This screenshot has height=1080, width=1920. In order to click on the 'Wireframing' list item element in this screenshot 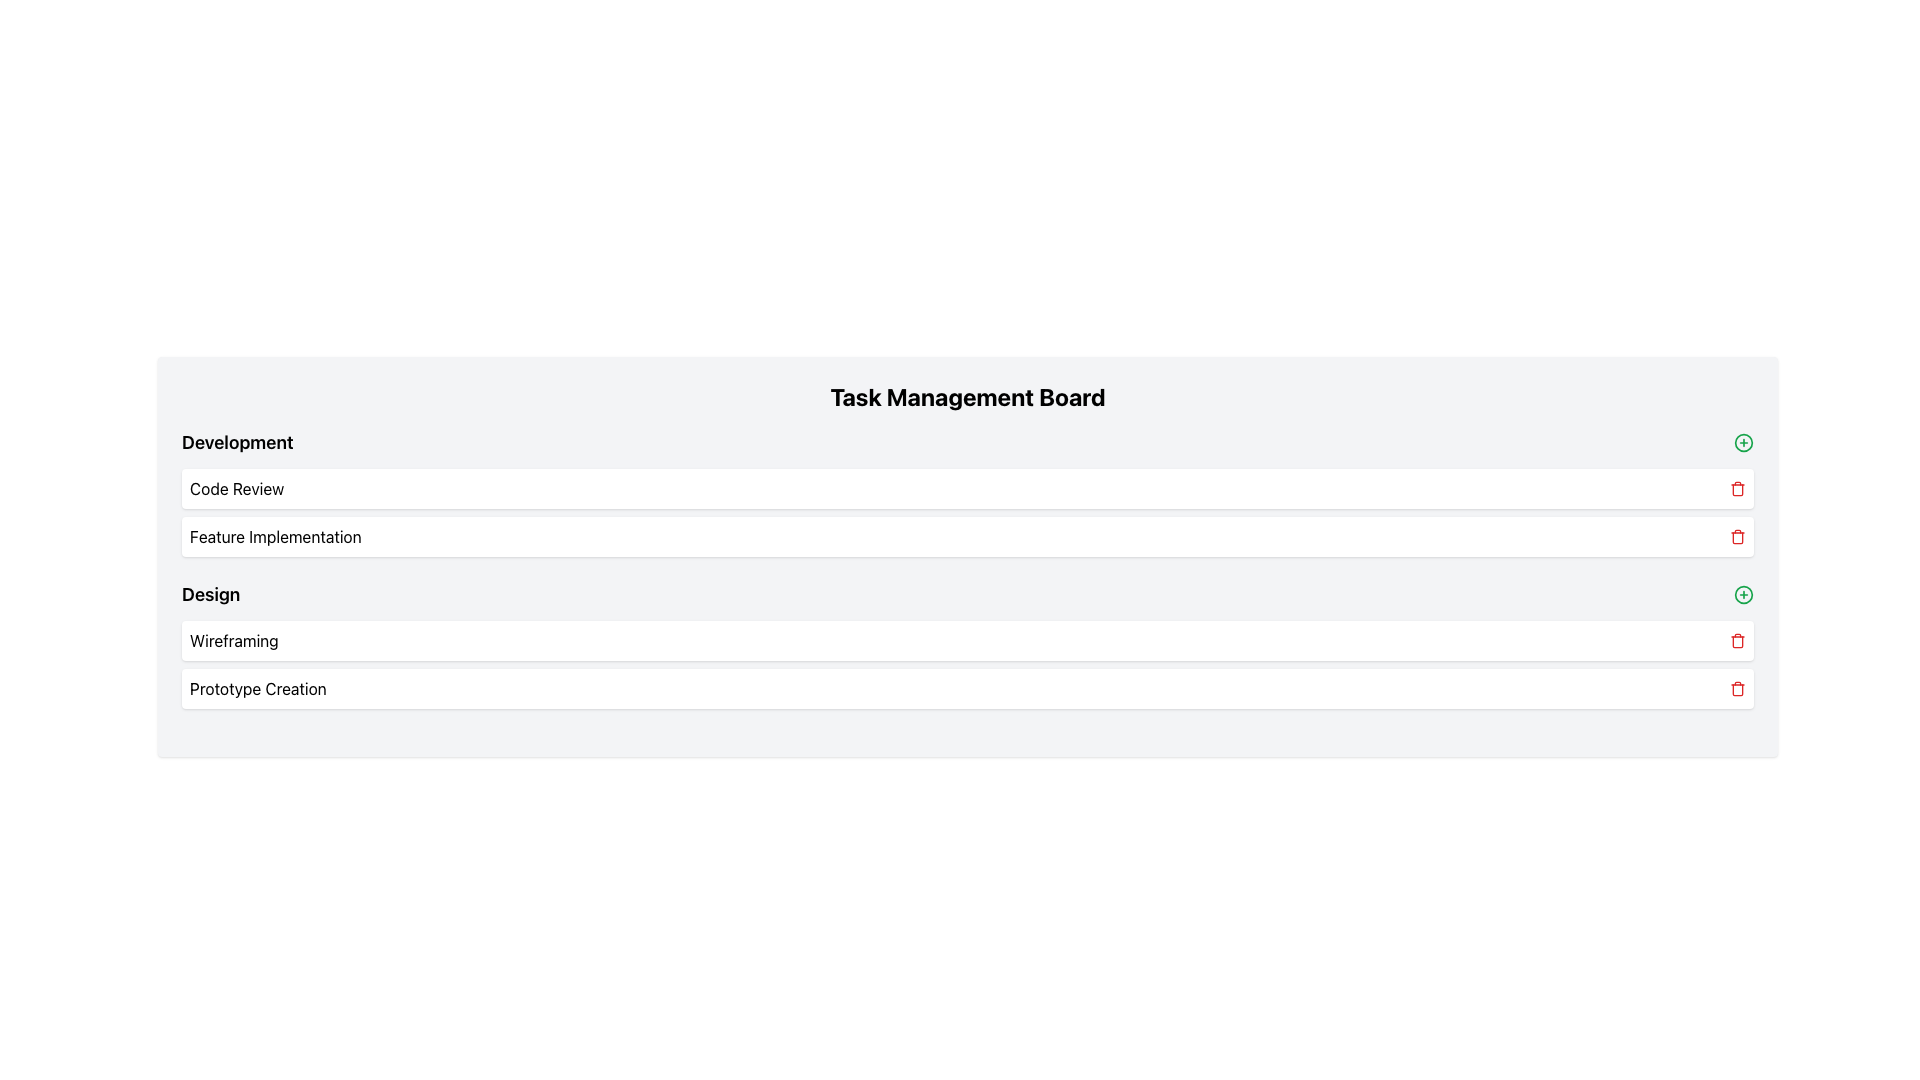, I will do `click(968, 640)`.